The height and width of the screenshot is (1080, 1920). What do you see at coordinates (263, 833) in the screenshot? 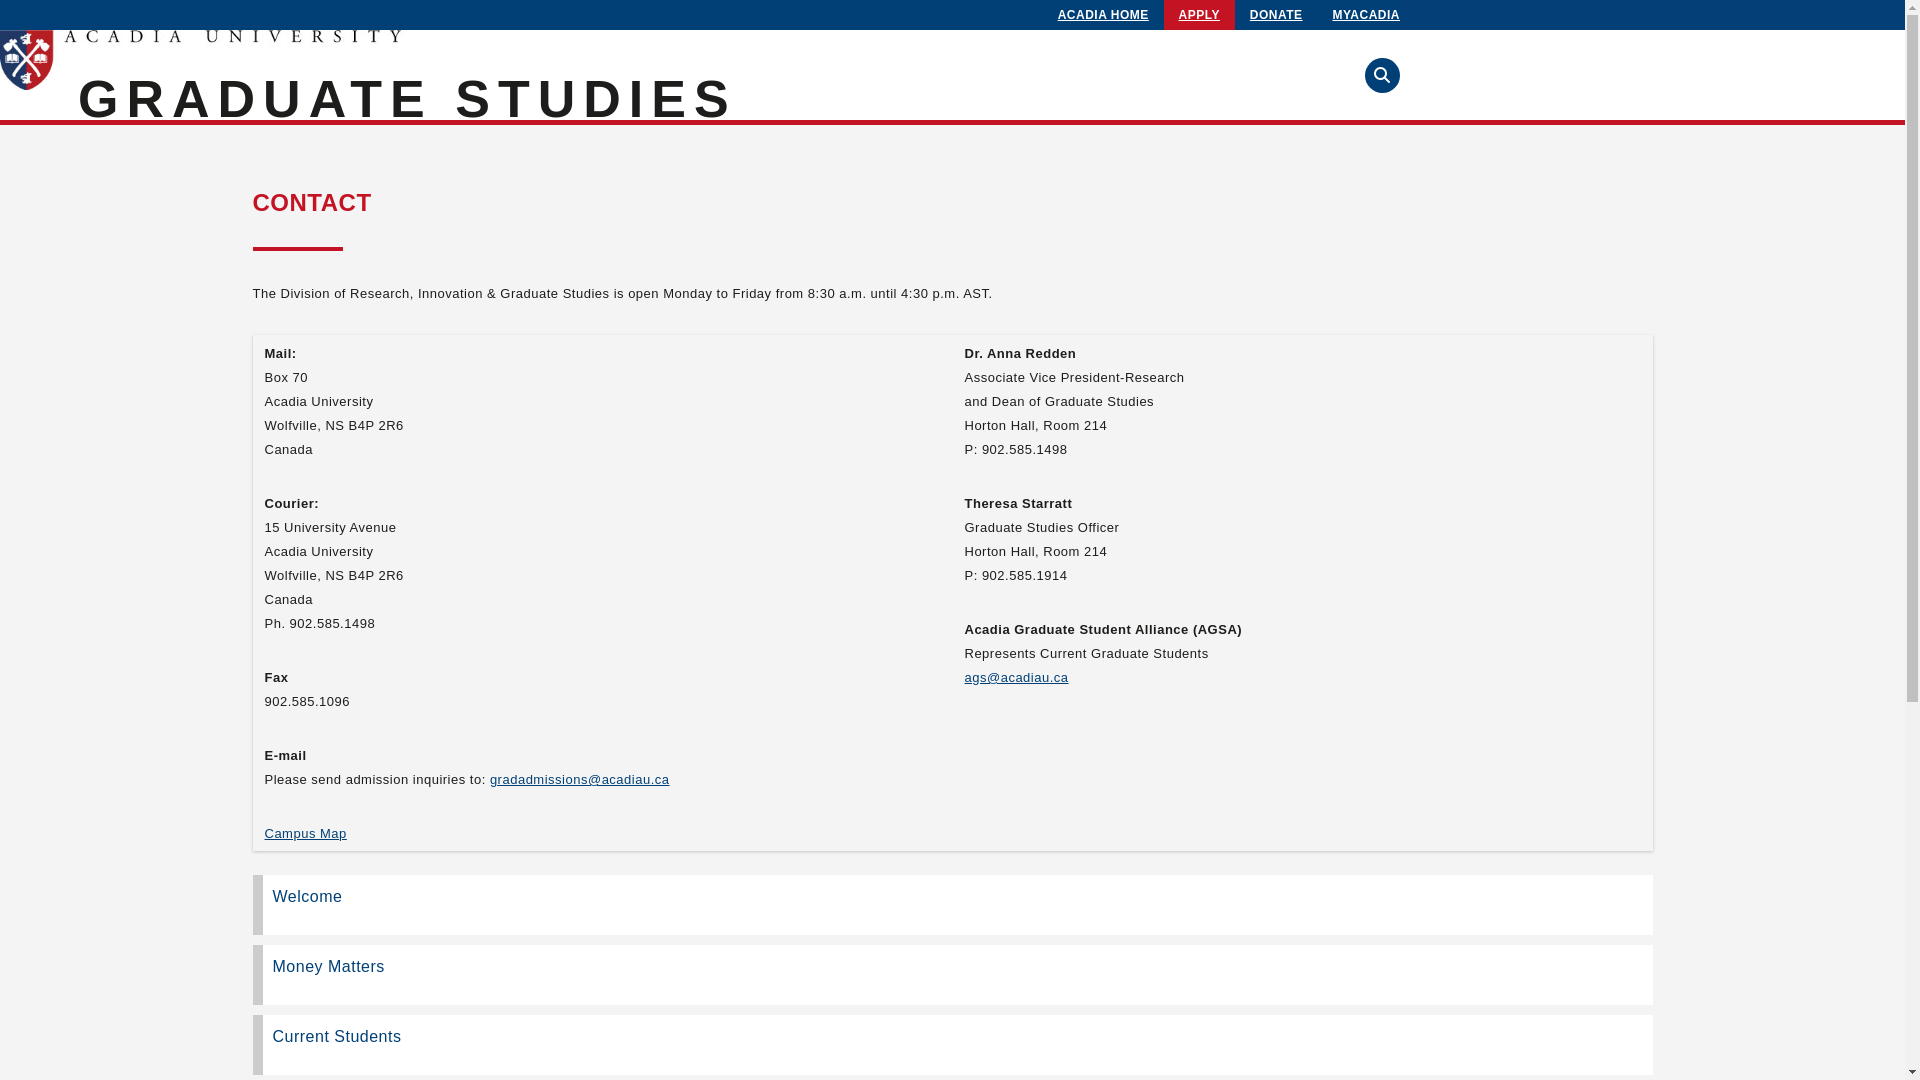
I see `'Campus Map'` at bounding box center [263, 833].